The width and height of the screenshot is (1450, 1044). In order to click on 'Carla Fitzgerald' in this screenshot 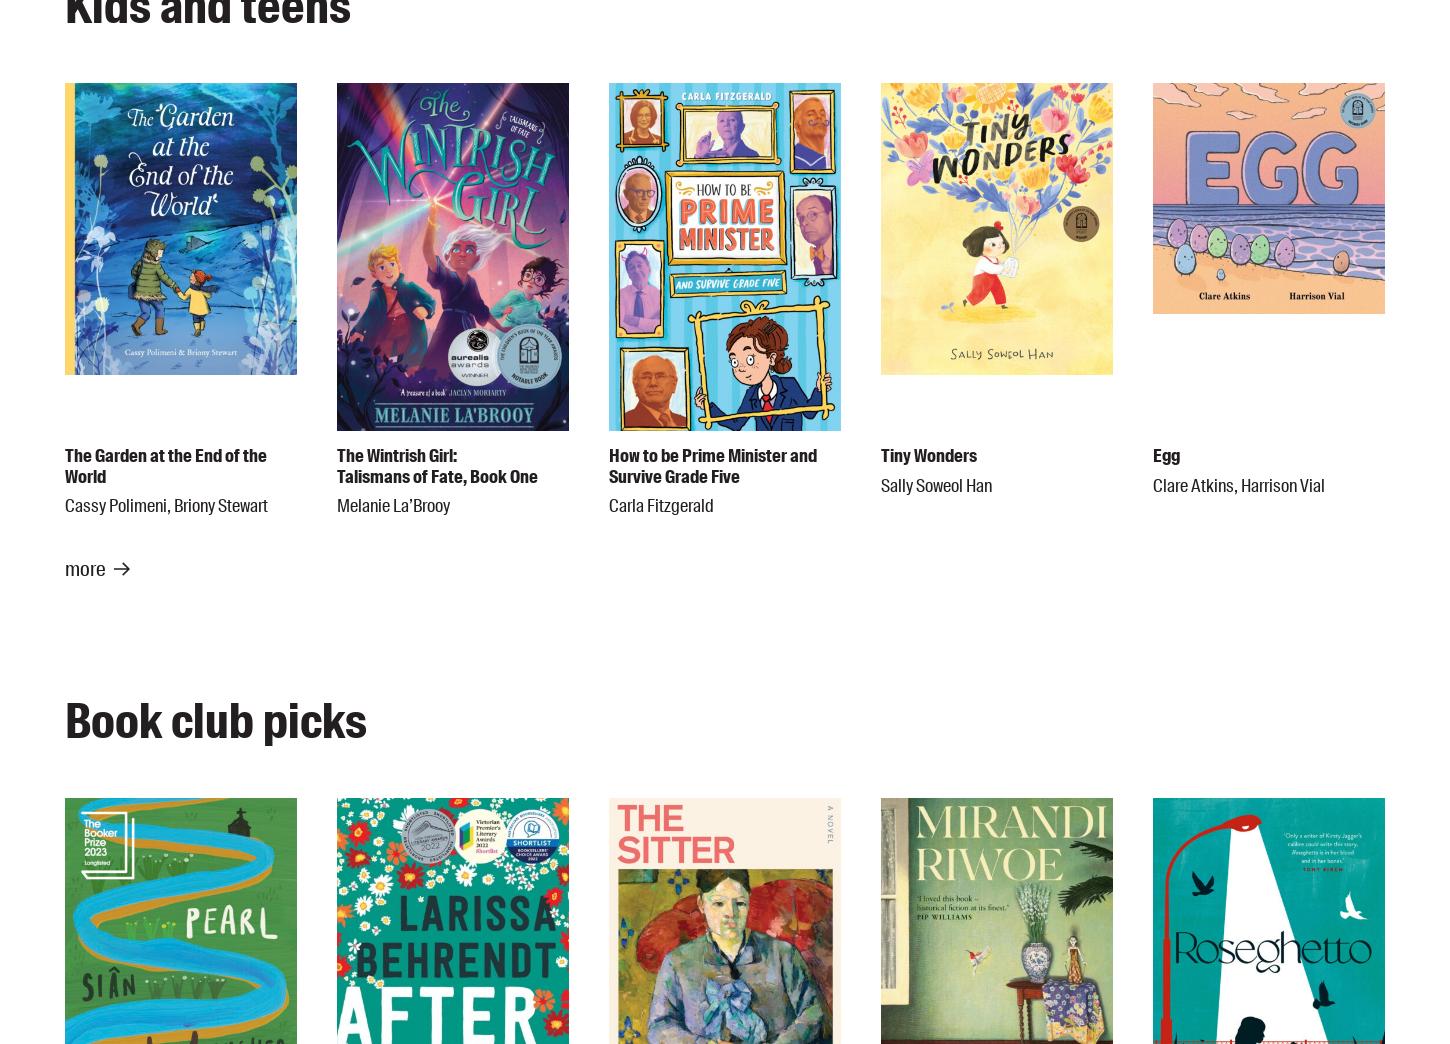, I will do `click(660, 506)`.